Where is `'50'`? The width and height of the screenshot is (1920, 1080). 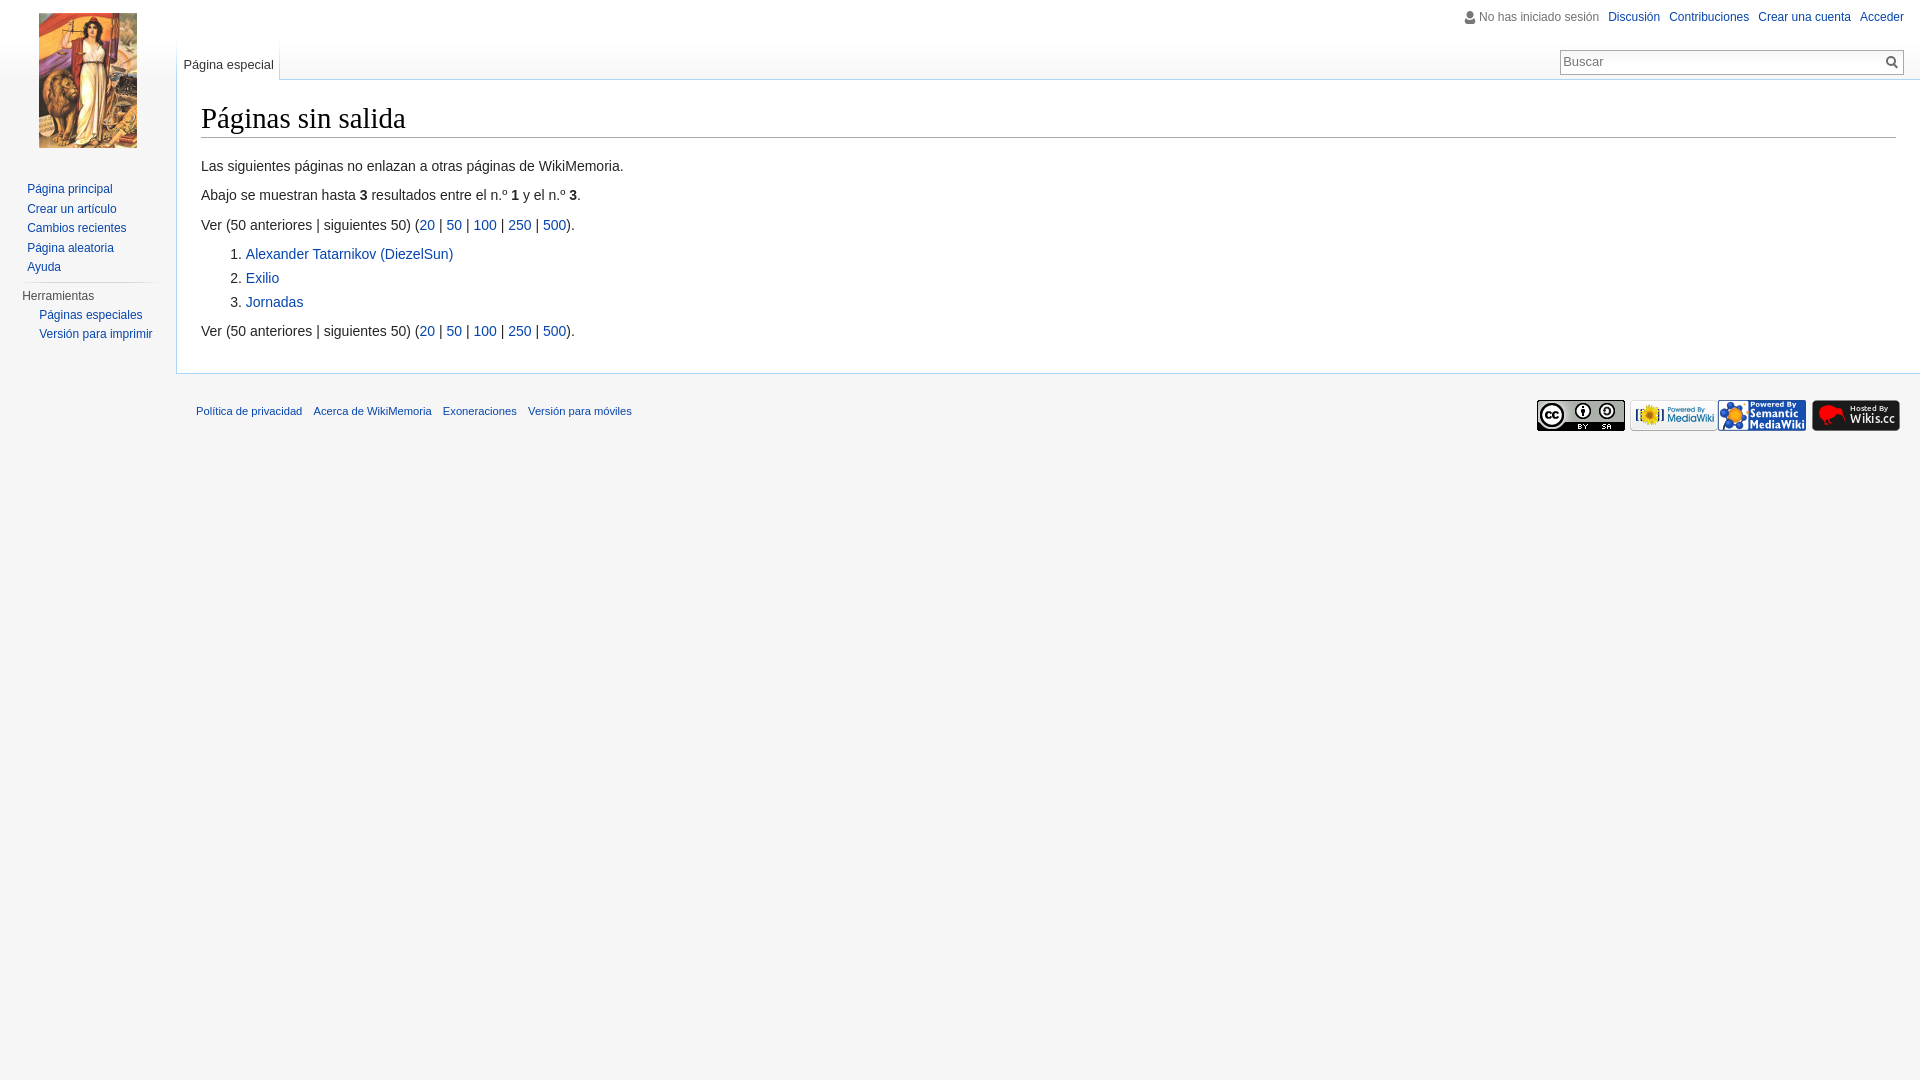 '50' is located at coordinates (453, 224).